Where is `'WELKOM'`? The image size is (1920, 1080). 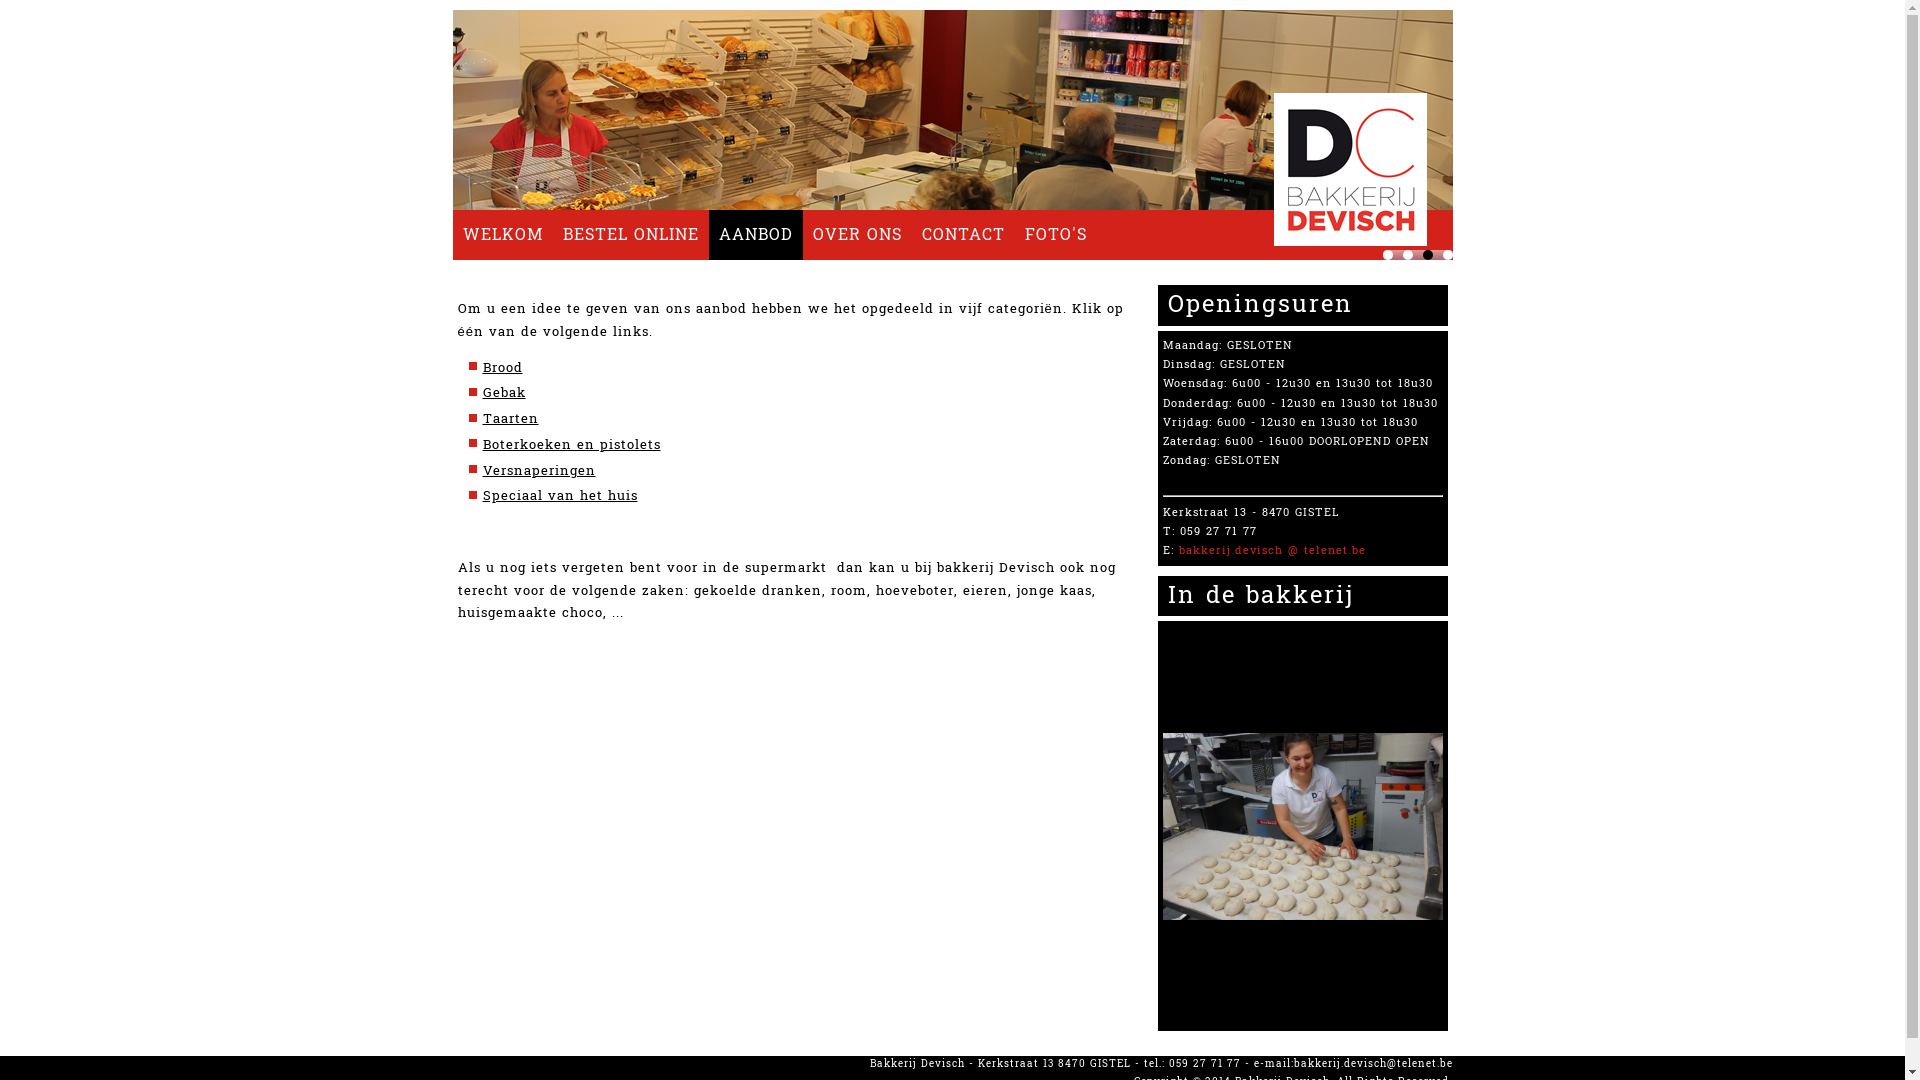 'WELKOM' is located at coordinates (450, 234).